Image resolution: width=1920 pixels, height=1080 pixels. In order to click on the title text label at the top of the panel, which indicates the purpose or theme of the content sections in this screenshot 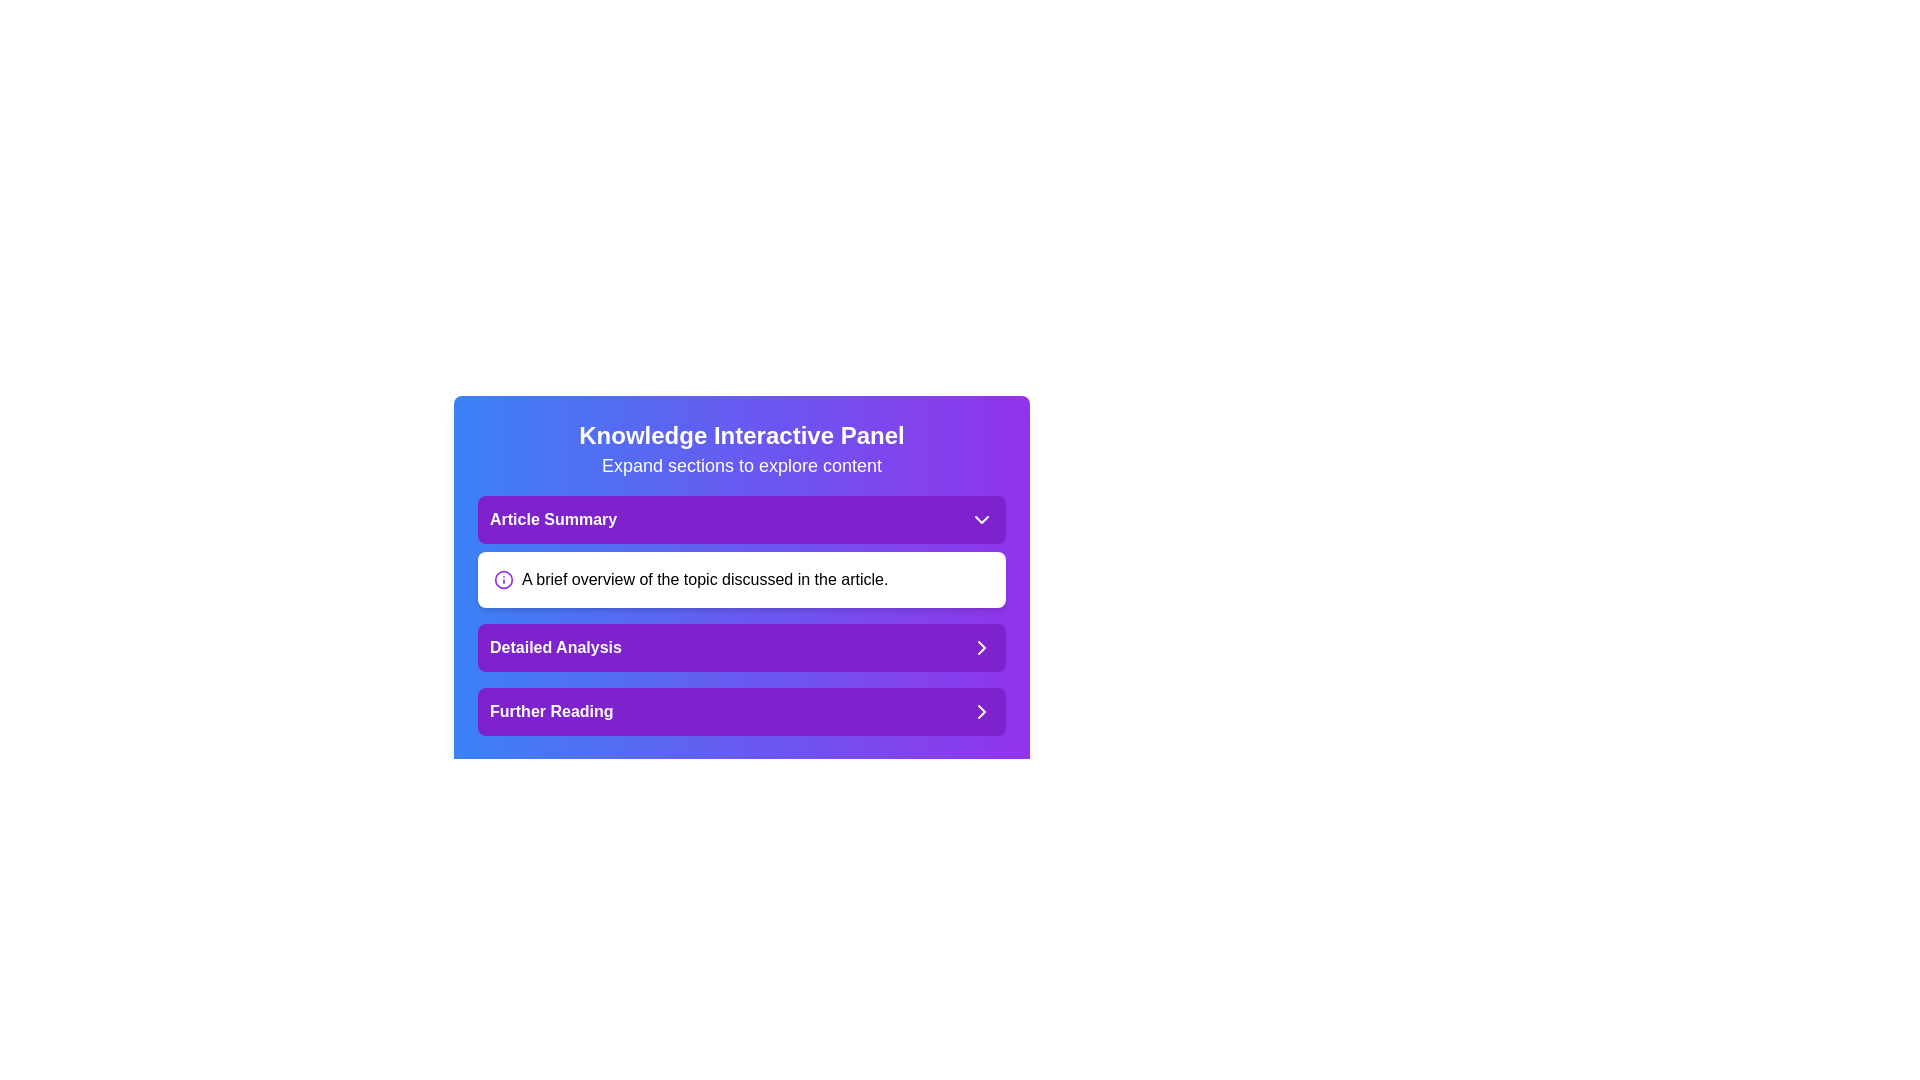, I will do `click(741, 434)`.